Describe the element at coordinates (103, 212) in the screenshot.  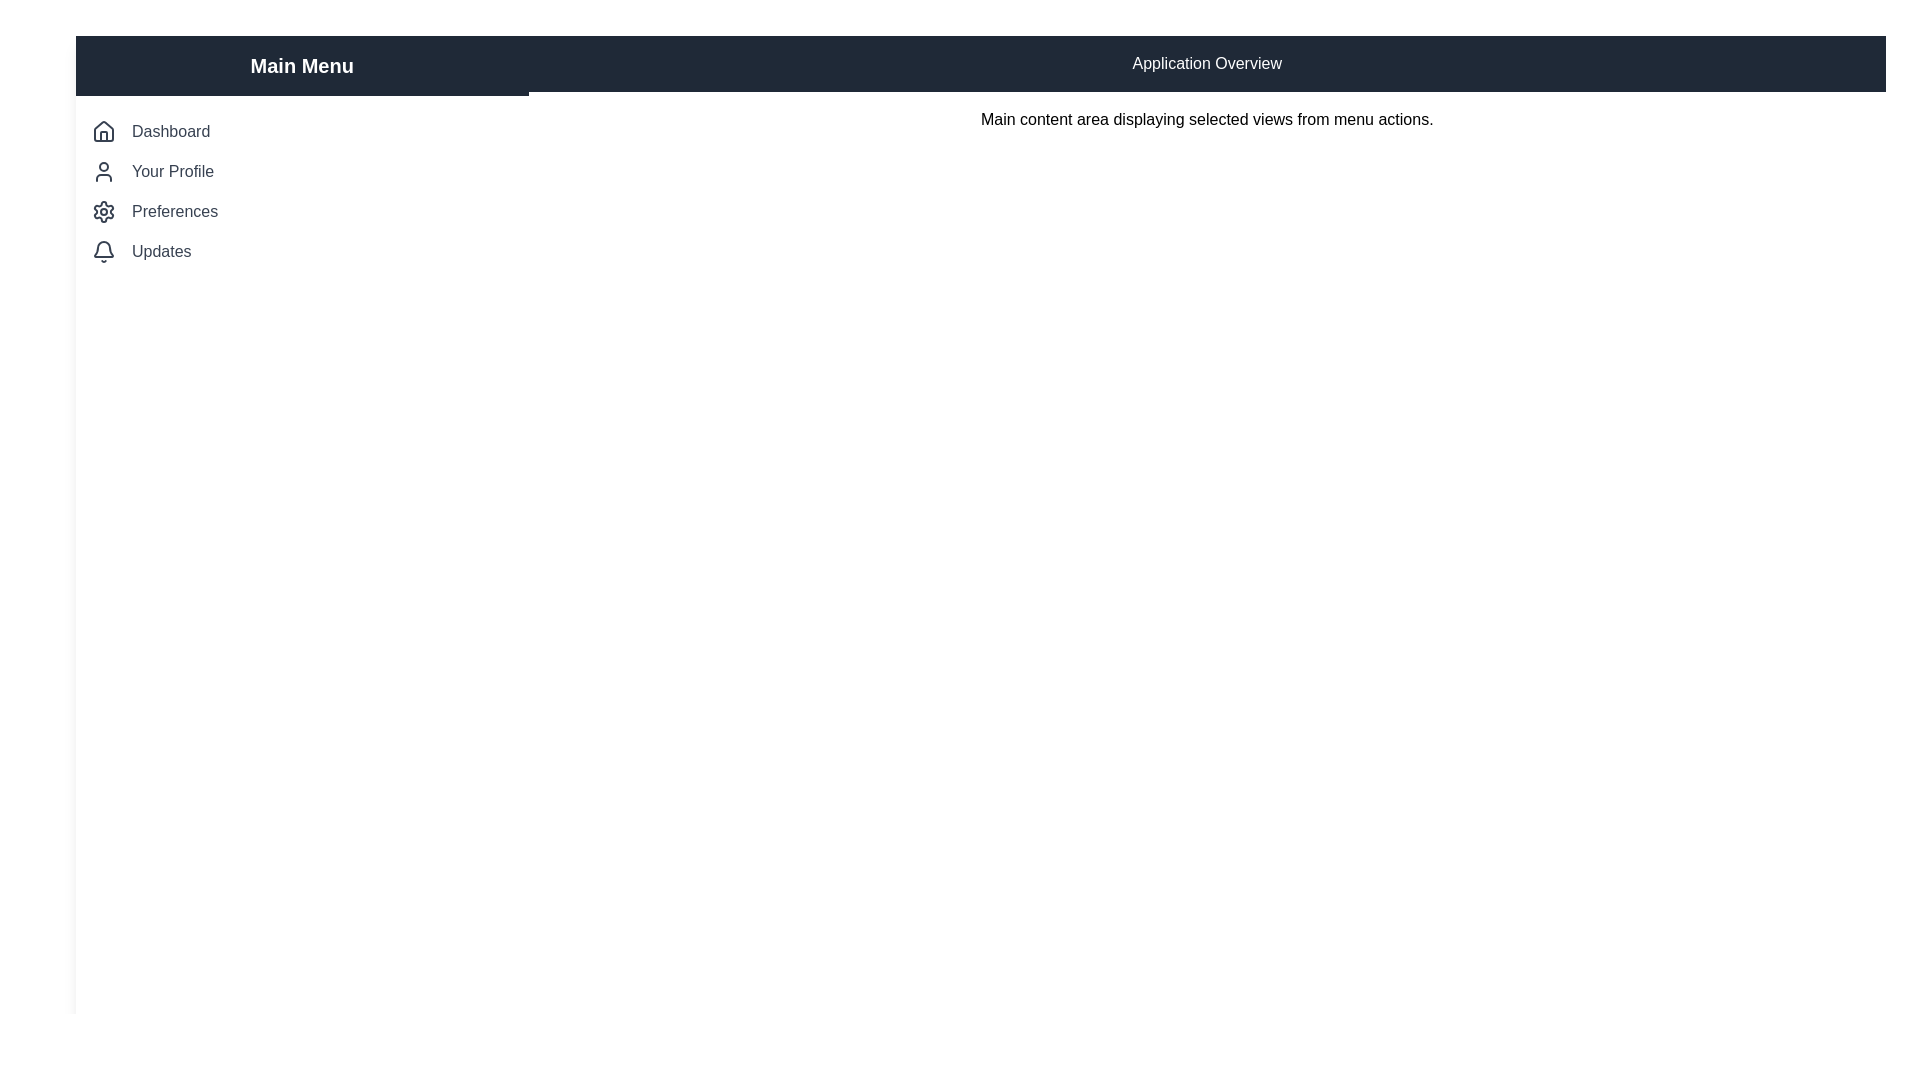
I see `the gear-like icon` at that location.